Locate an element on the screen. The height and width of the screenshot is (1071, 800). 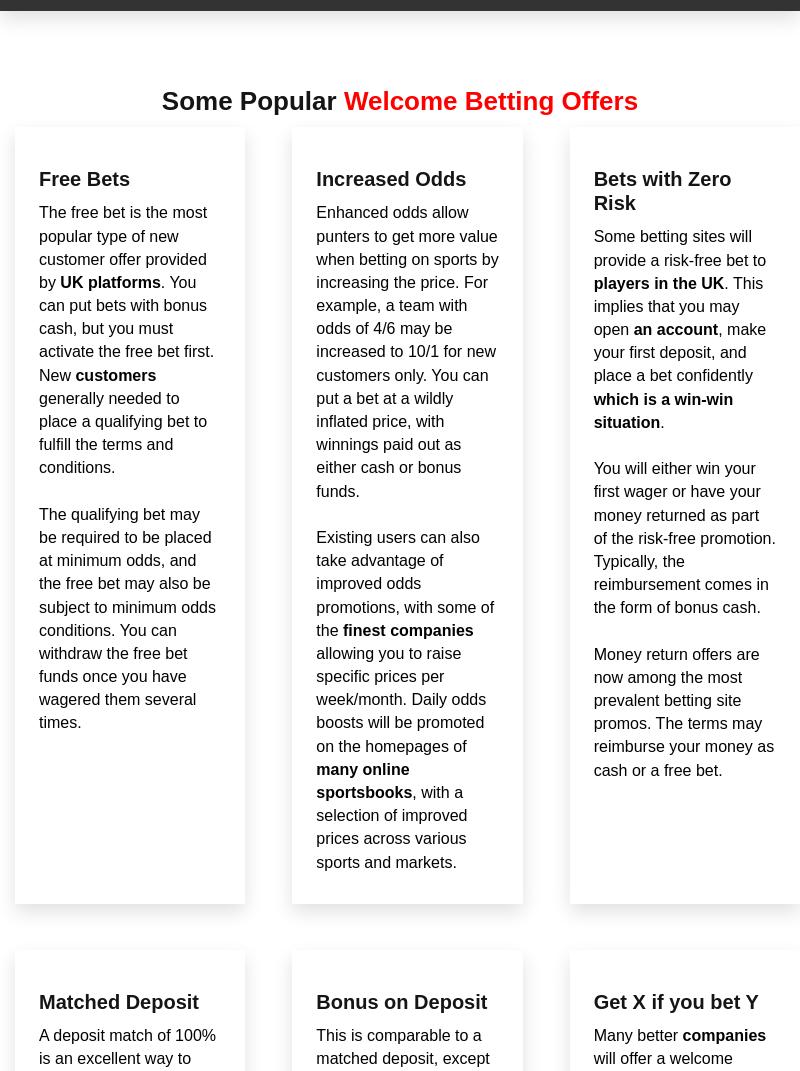
'UK platforms' is located at coordinates (109, 281).